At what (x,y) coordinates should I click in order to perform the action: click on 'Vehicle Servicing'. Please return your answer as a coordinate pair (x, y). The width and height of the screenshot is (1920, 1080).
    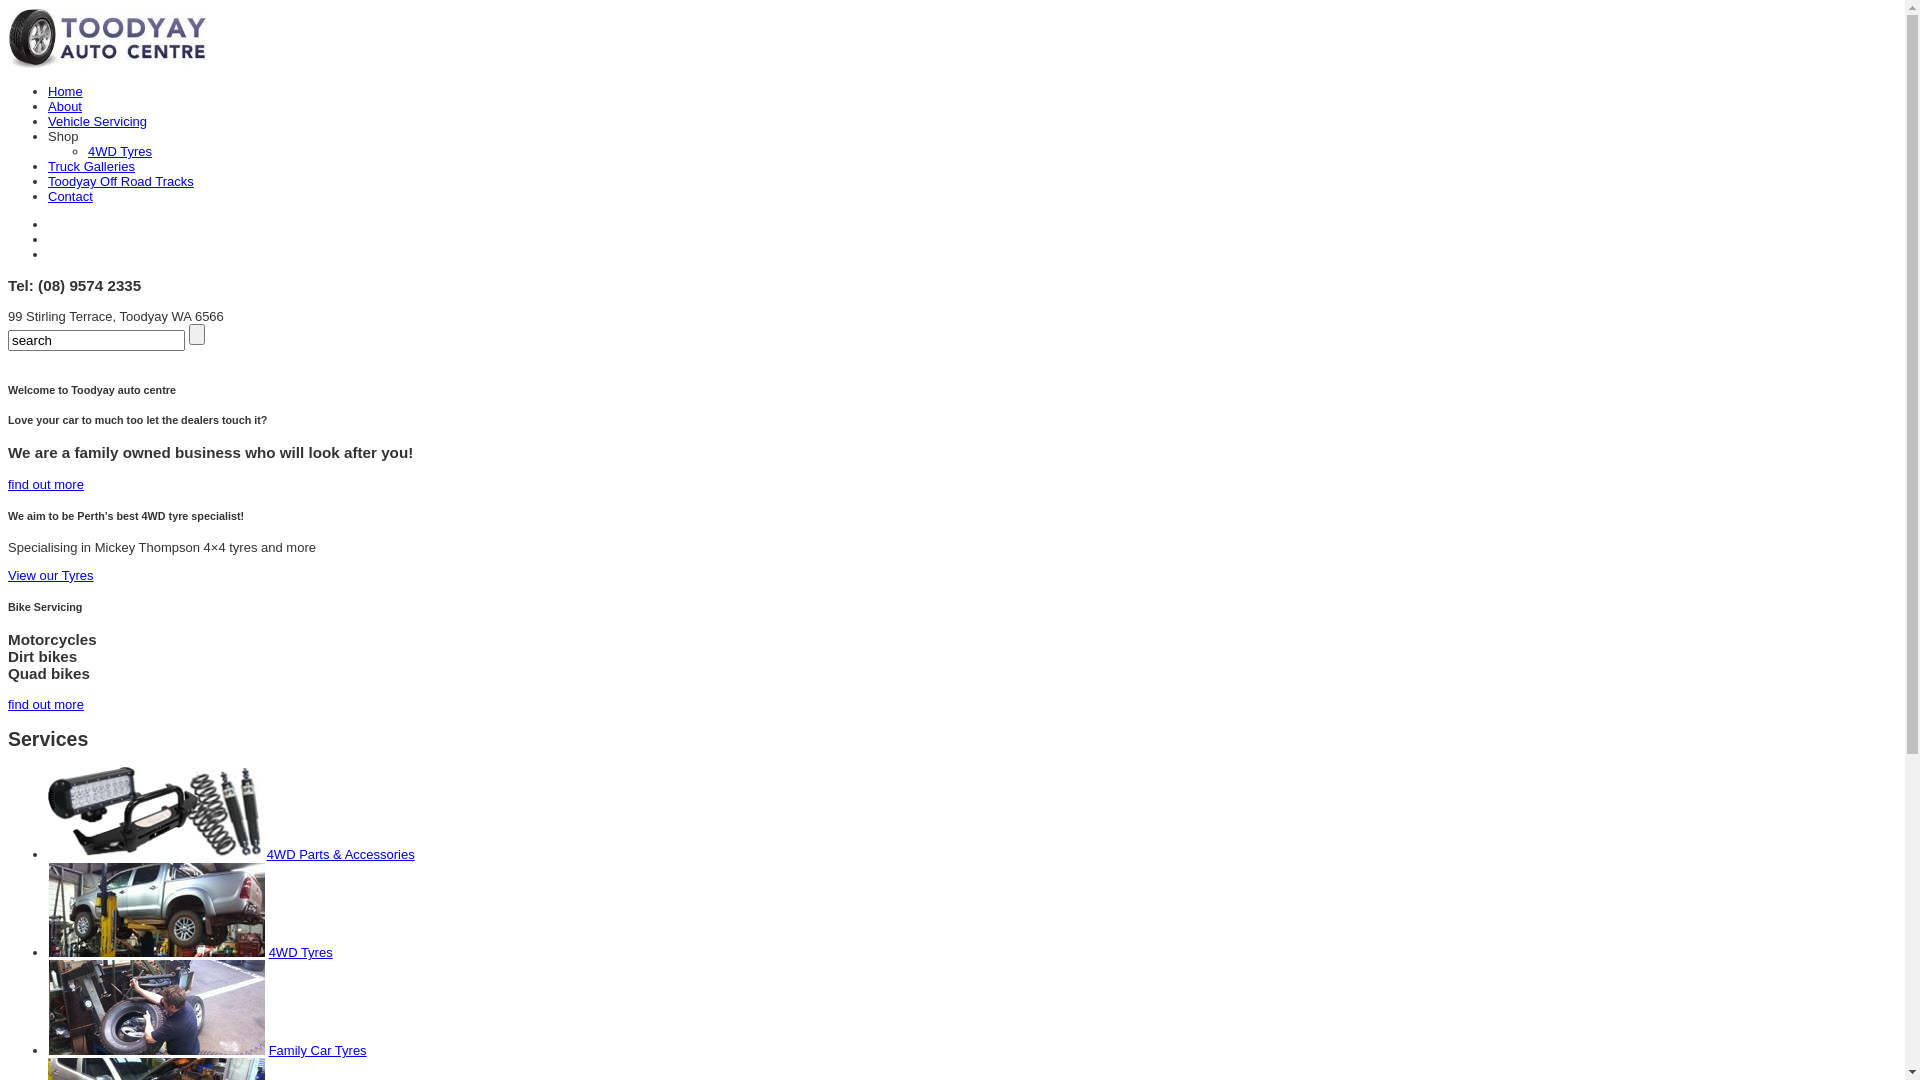
    Looking at the image, I should click on (96, 121).